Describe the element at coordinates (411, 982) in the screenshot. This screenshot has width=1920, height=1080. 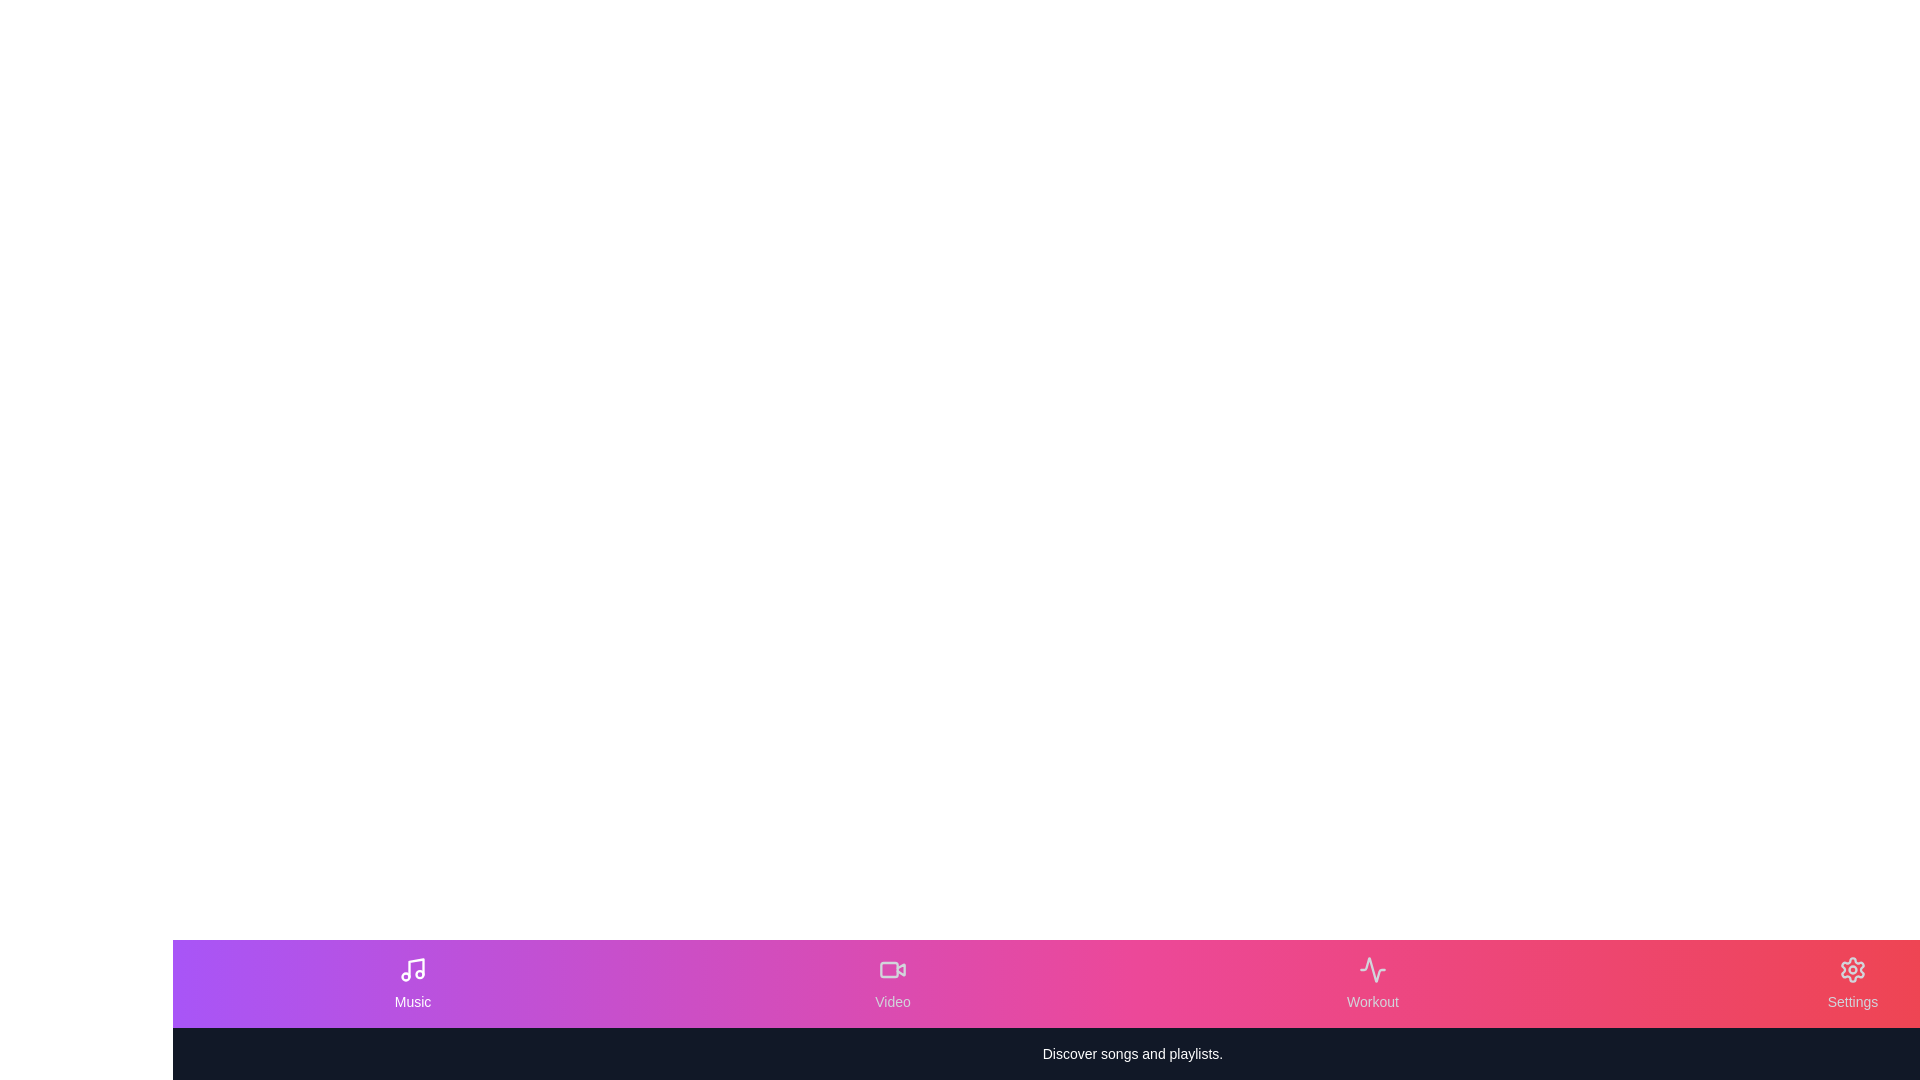
I see `the Music tab in the EnhancedBottomNavigation component` at that location.